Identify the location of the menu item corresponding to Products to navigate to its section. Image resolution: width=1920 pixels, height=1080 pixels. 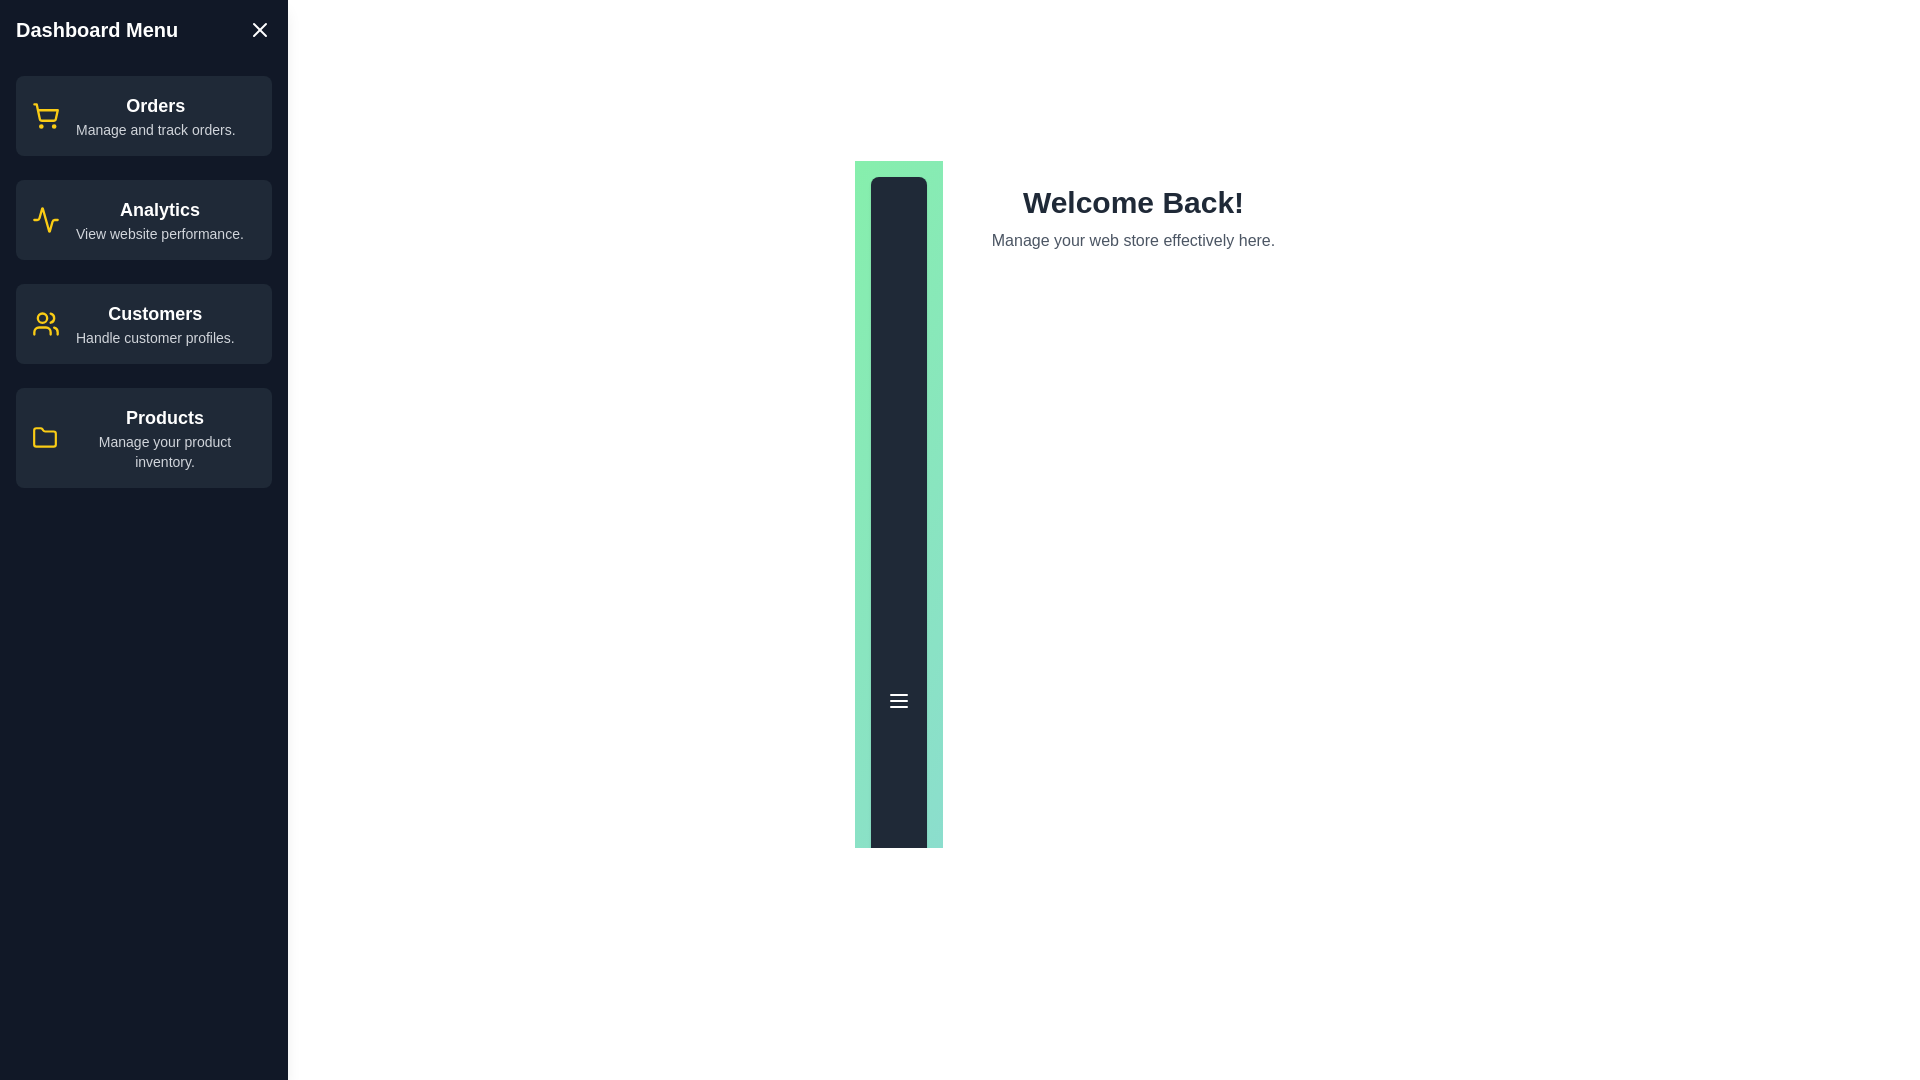
(143, 437).